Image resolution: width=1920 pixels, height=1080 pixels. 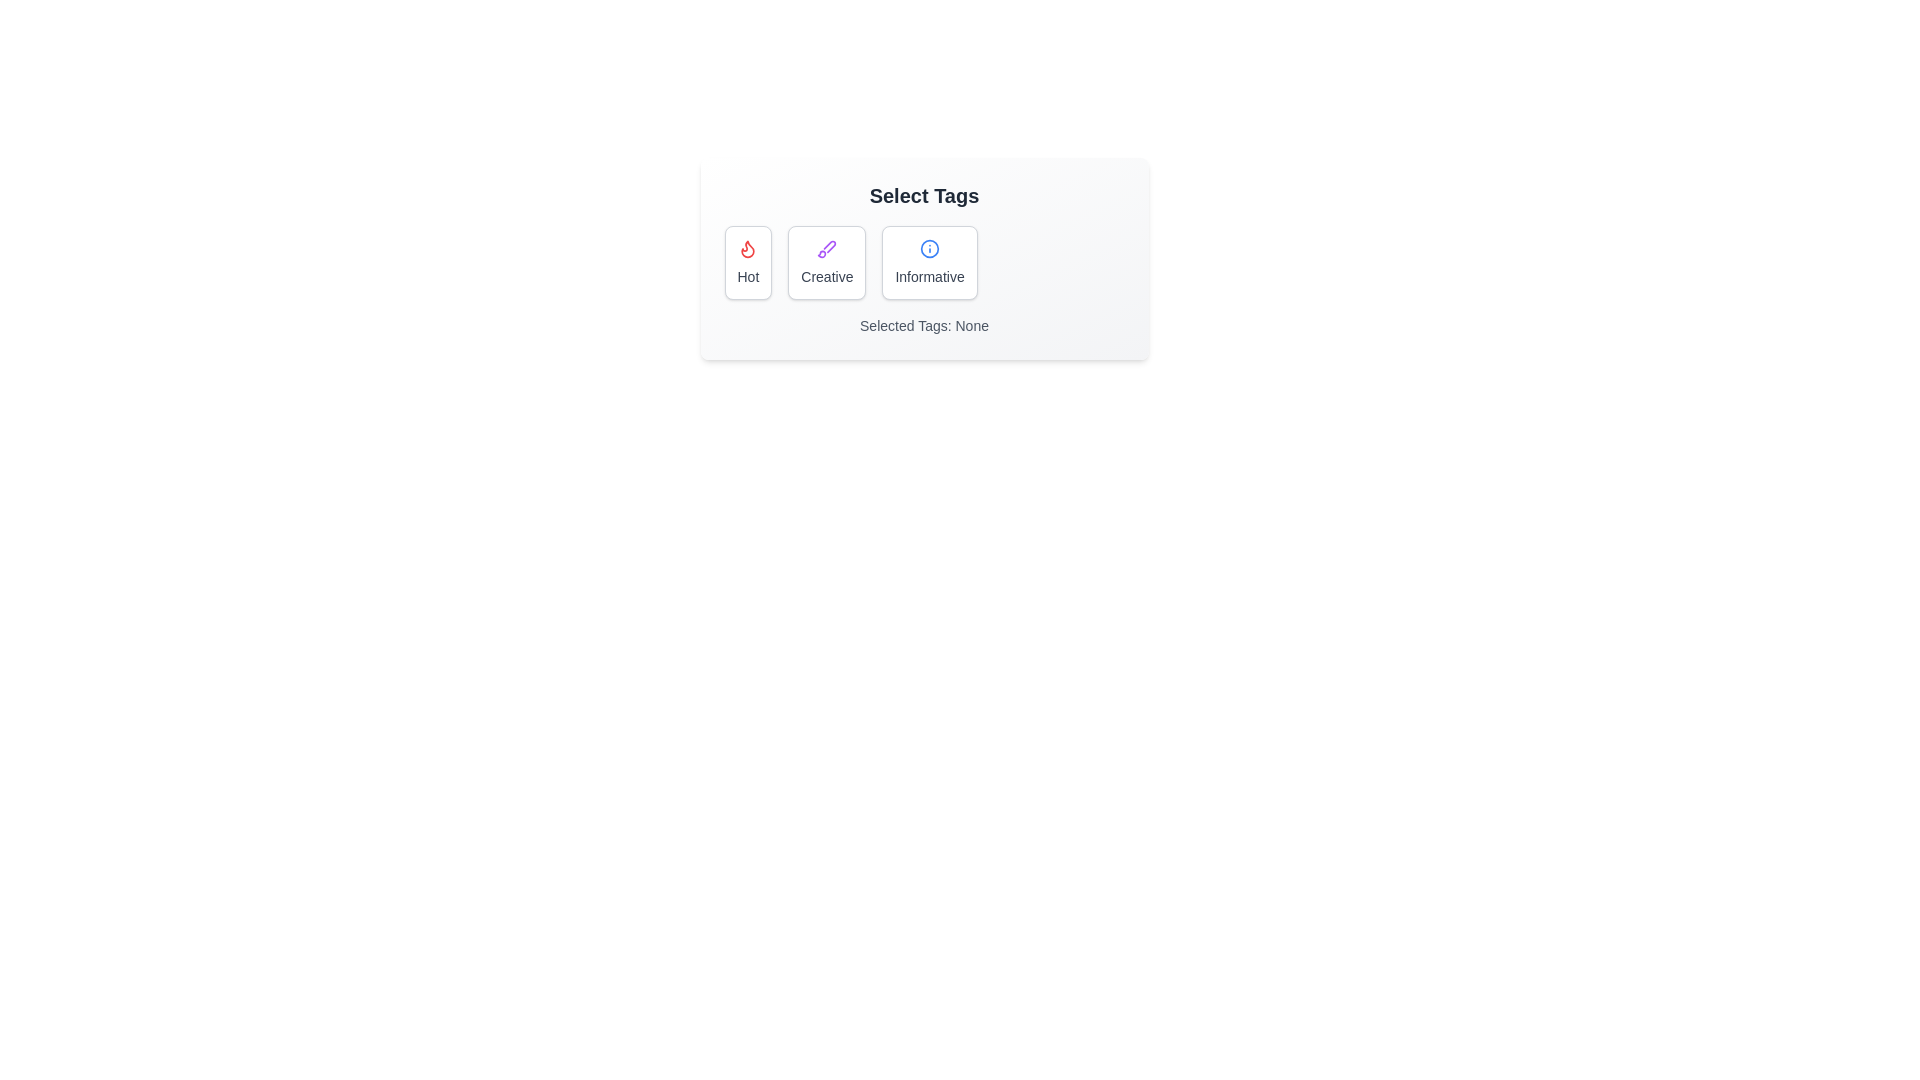 I want to click on the tag Hot to preview its selection effect, so click(x=747, y=261).